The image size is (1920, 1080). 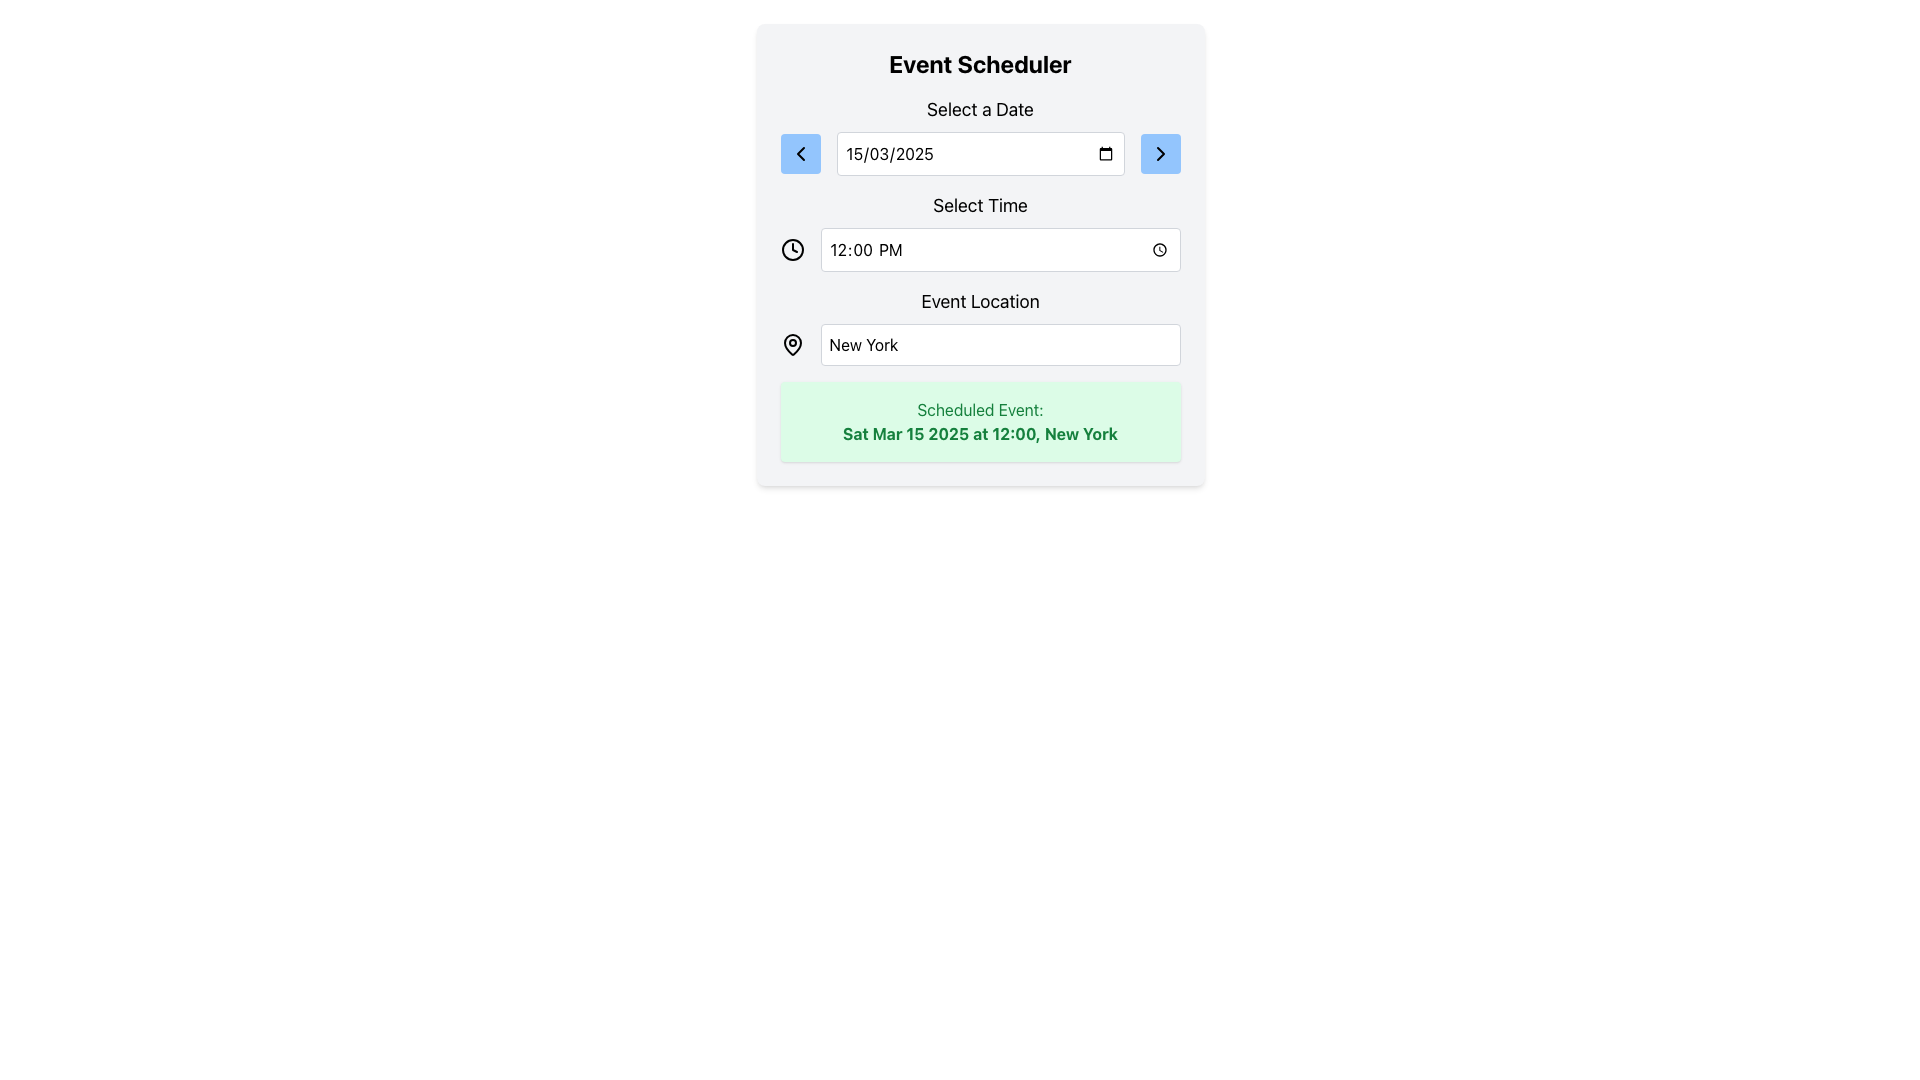 What do you see at coordinates (1000, 249) in the screenshot?
I see `the time picker` at bounding box center [1000, 249].